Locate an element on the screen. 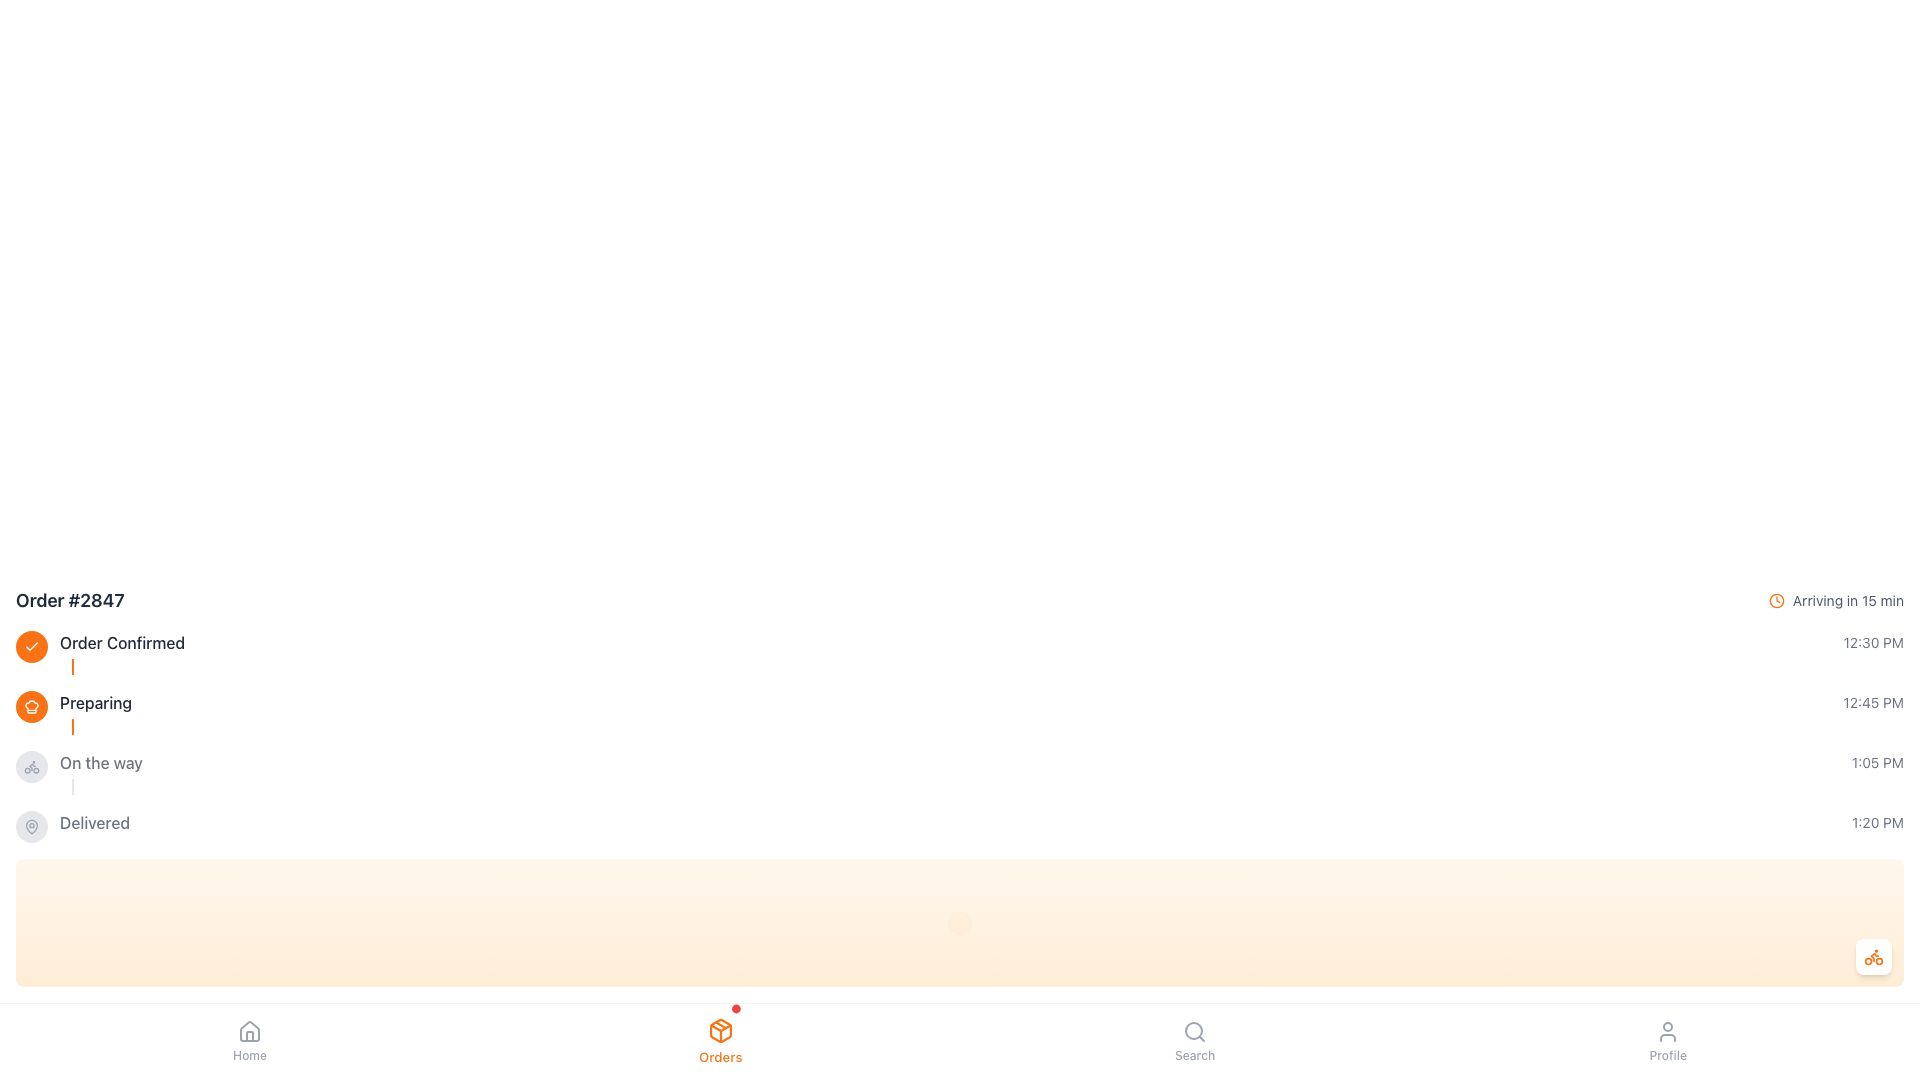 The image size is (1920, 1080). text of the status label indicating 'Preparing' which is the second status in the order tracking sequence is located at coordinates (95, 701).